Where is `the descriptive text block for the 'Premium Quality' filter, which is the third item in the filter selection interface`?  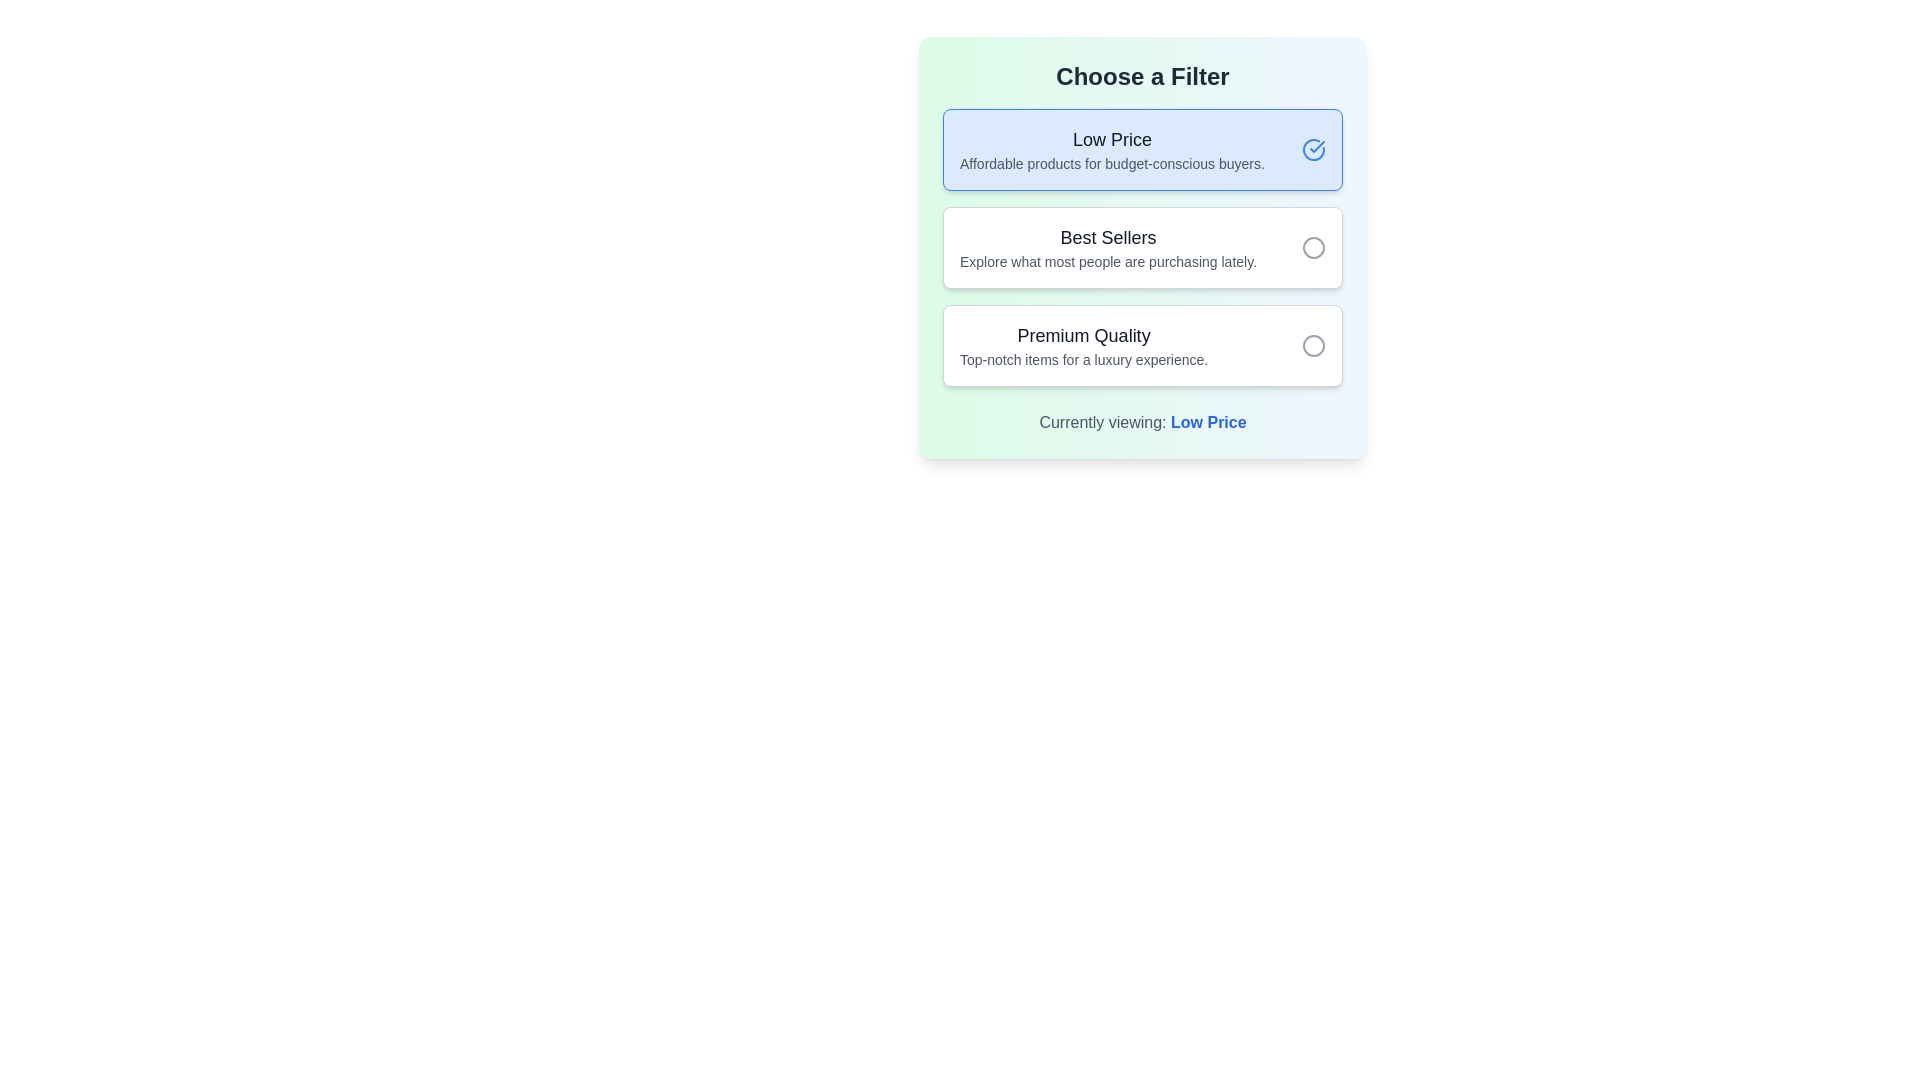
the descriptive text block for the 'Premium Quality' filter, which is the third item in the filter selection interface is located at coordinates (1083, 345).